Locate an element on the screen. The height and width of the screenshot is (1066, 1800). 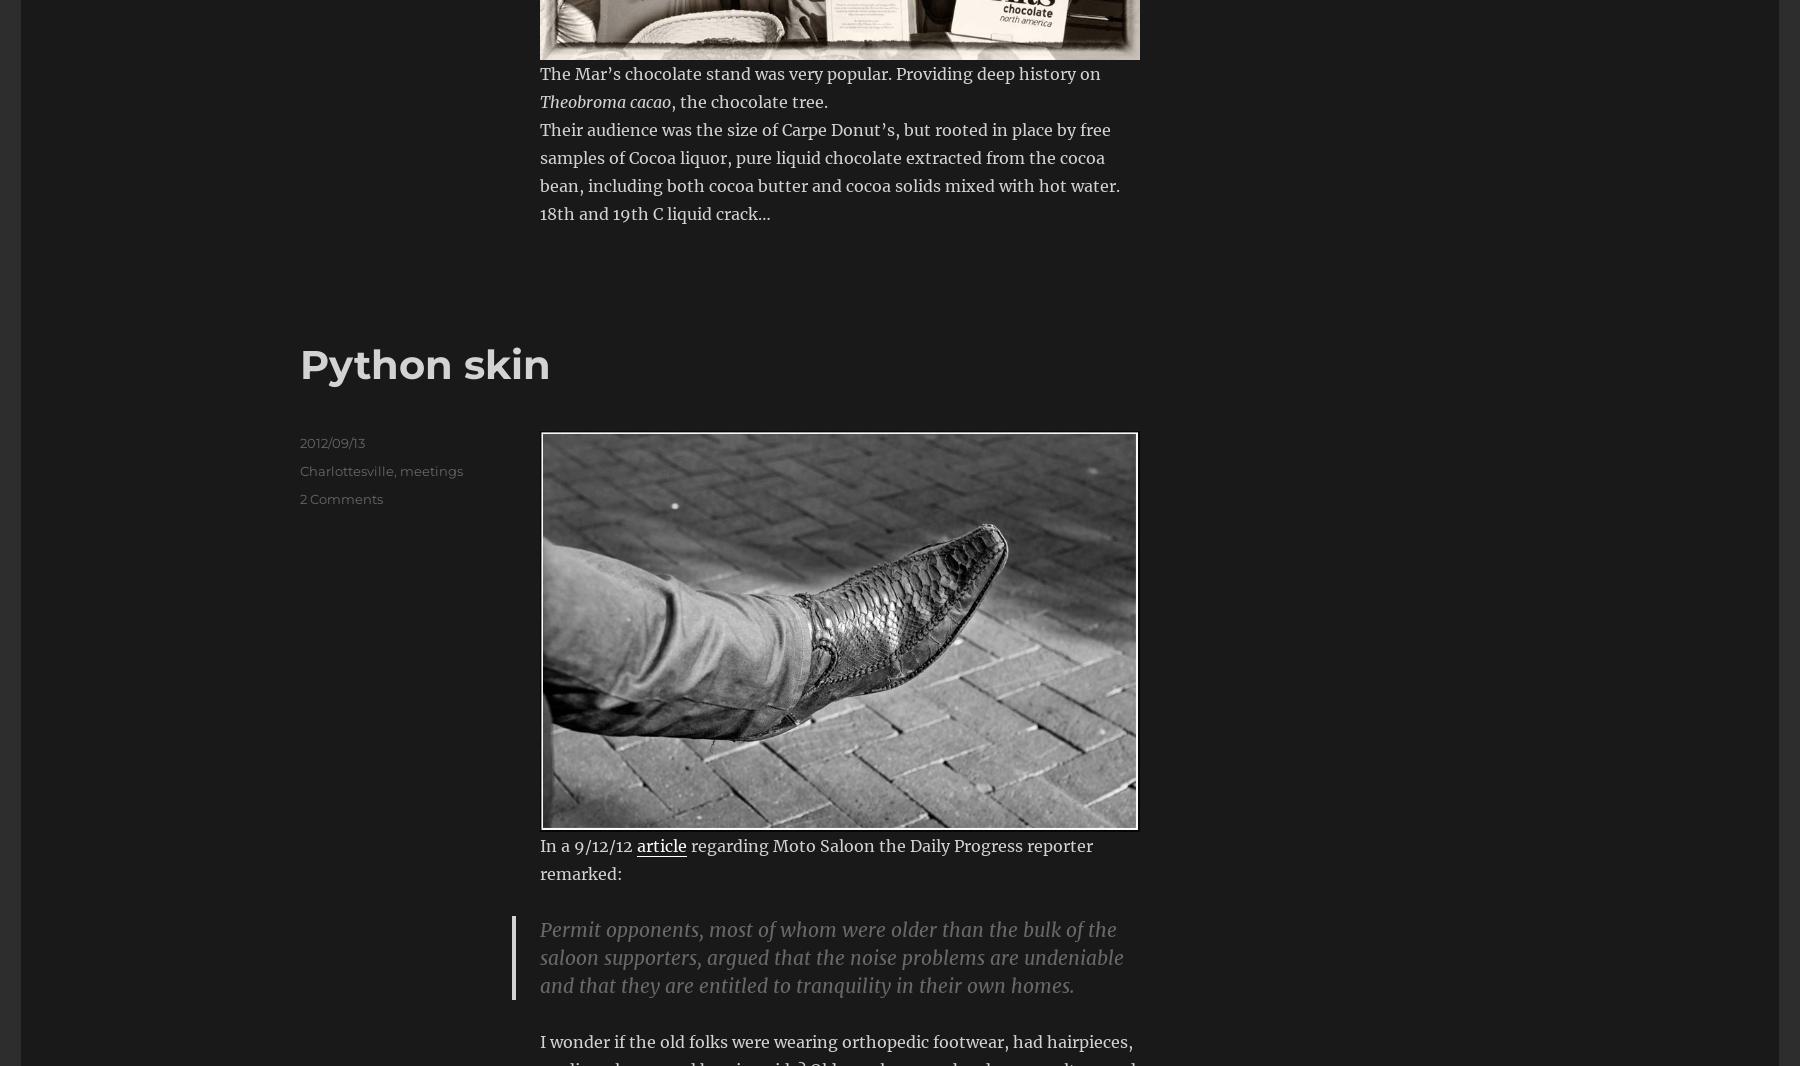
'meetings' is located at coordinates (431, 469).